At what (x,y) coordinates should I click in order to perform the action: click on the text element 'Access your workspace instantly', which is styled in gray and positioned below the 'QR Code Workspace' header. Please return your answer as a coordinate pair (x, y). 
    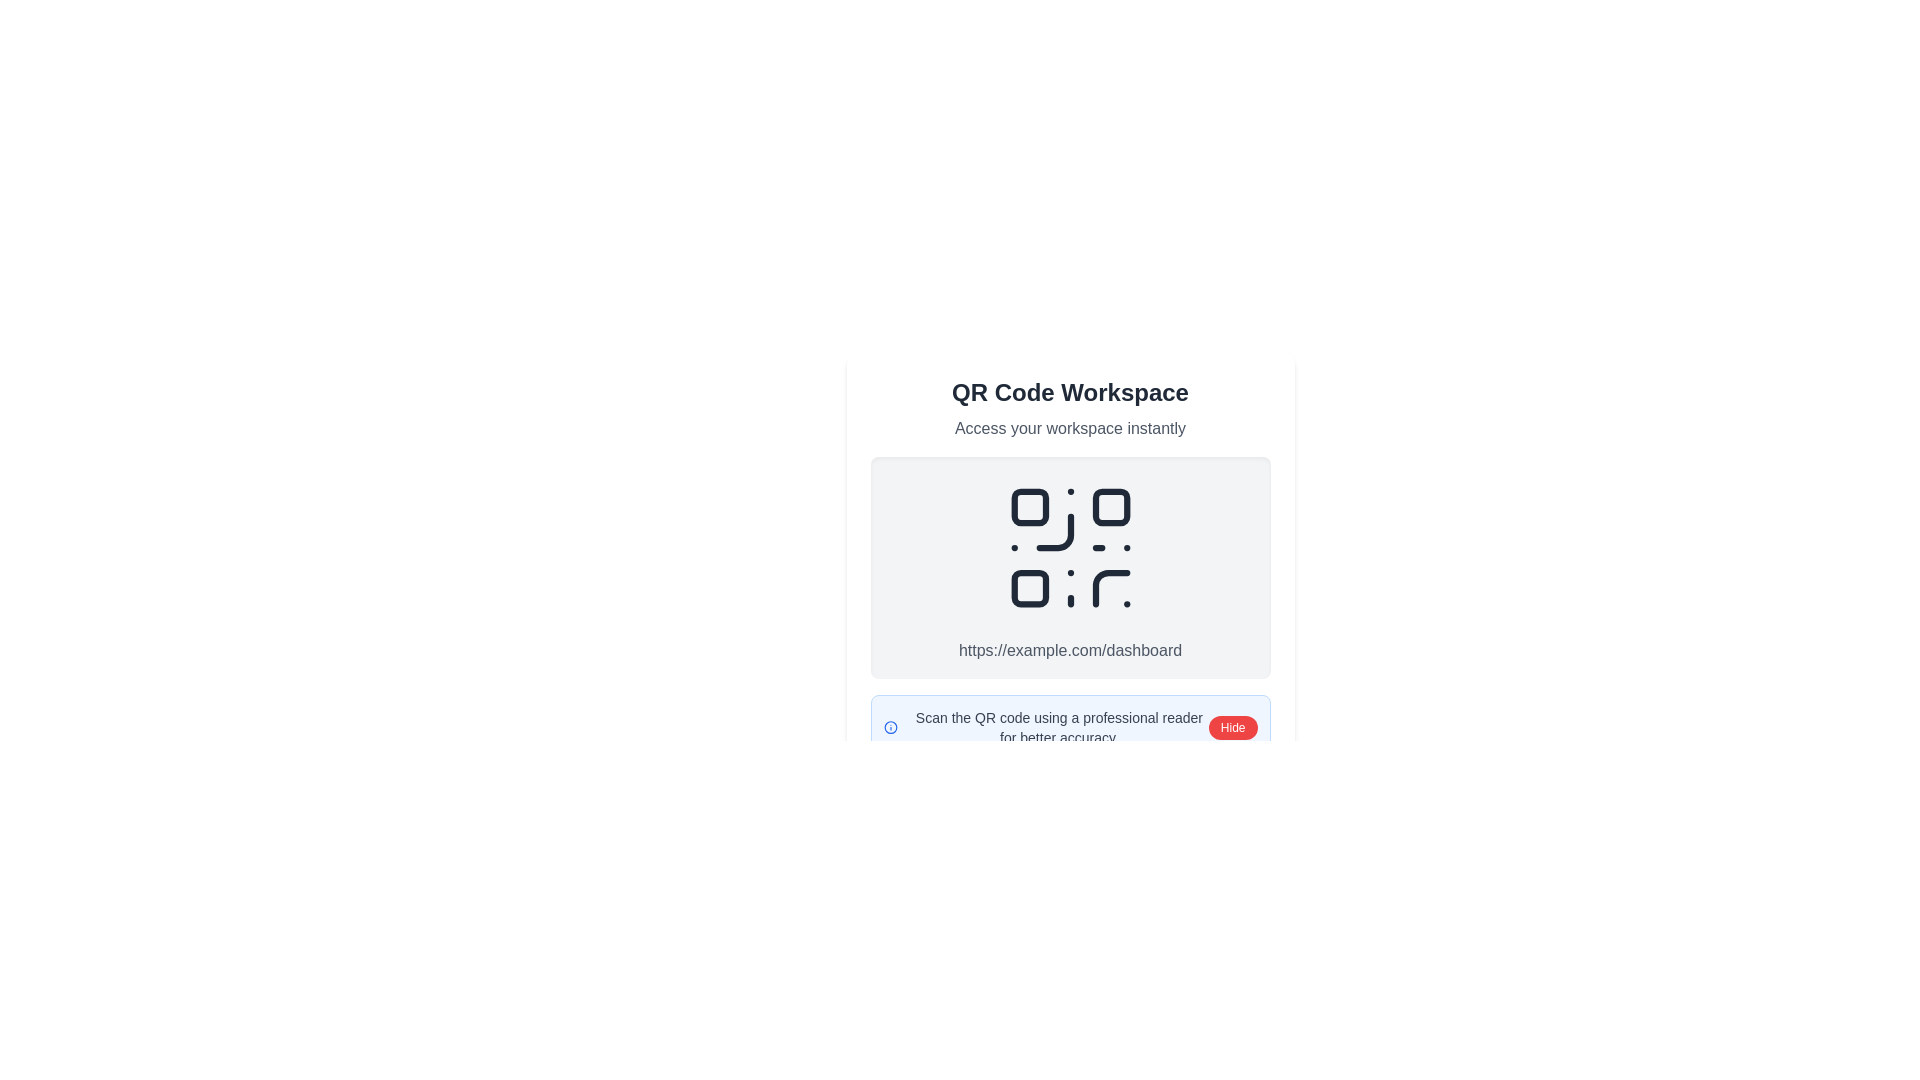
    Looking at the image, I should click on (1069, 427).